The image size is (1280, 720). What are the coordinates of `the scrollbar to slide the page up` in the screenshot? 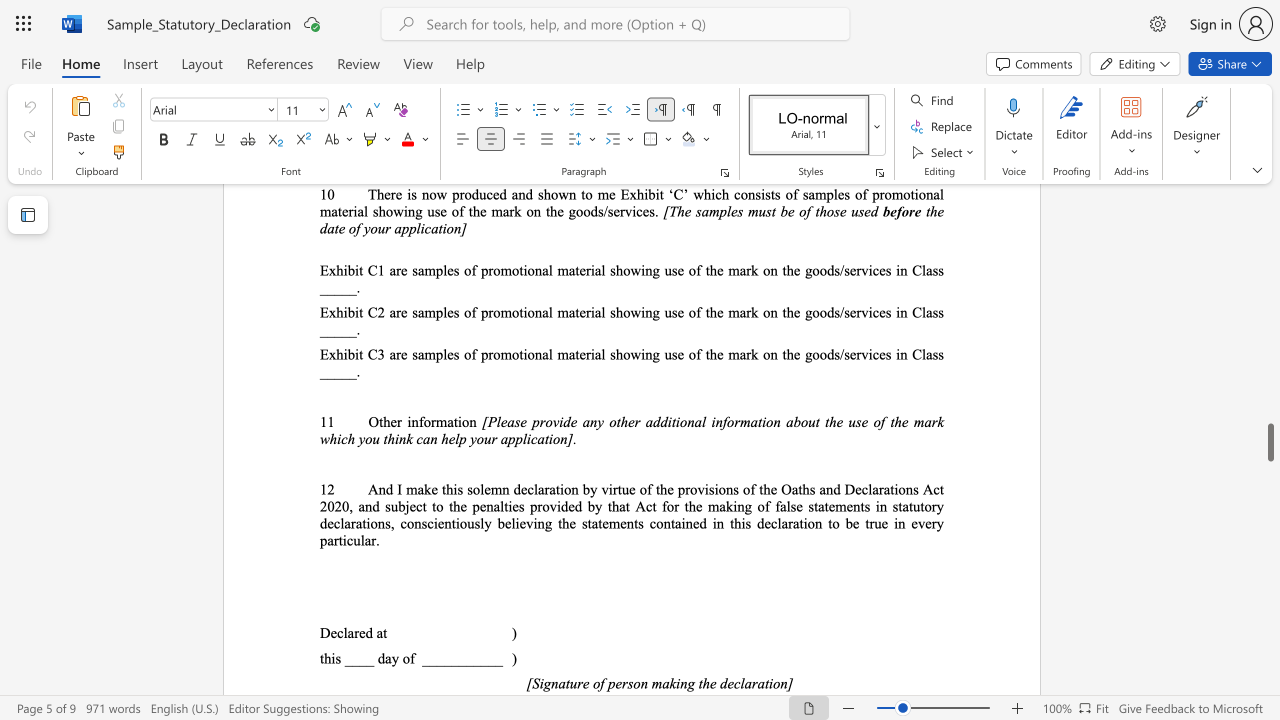 It's located at (1269, 318).